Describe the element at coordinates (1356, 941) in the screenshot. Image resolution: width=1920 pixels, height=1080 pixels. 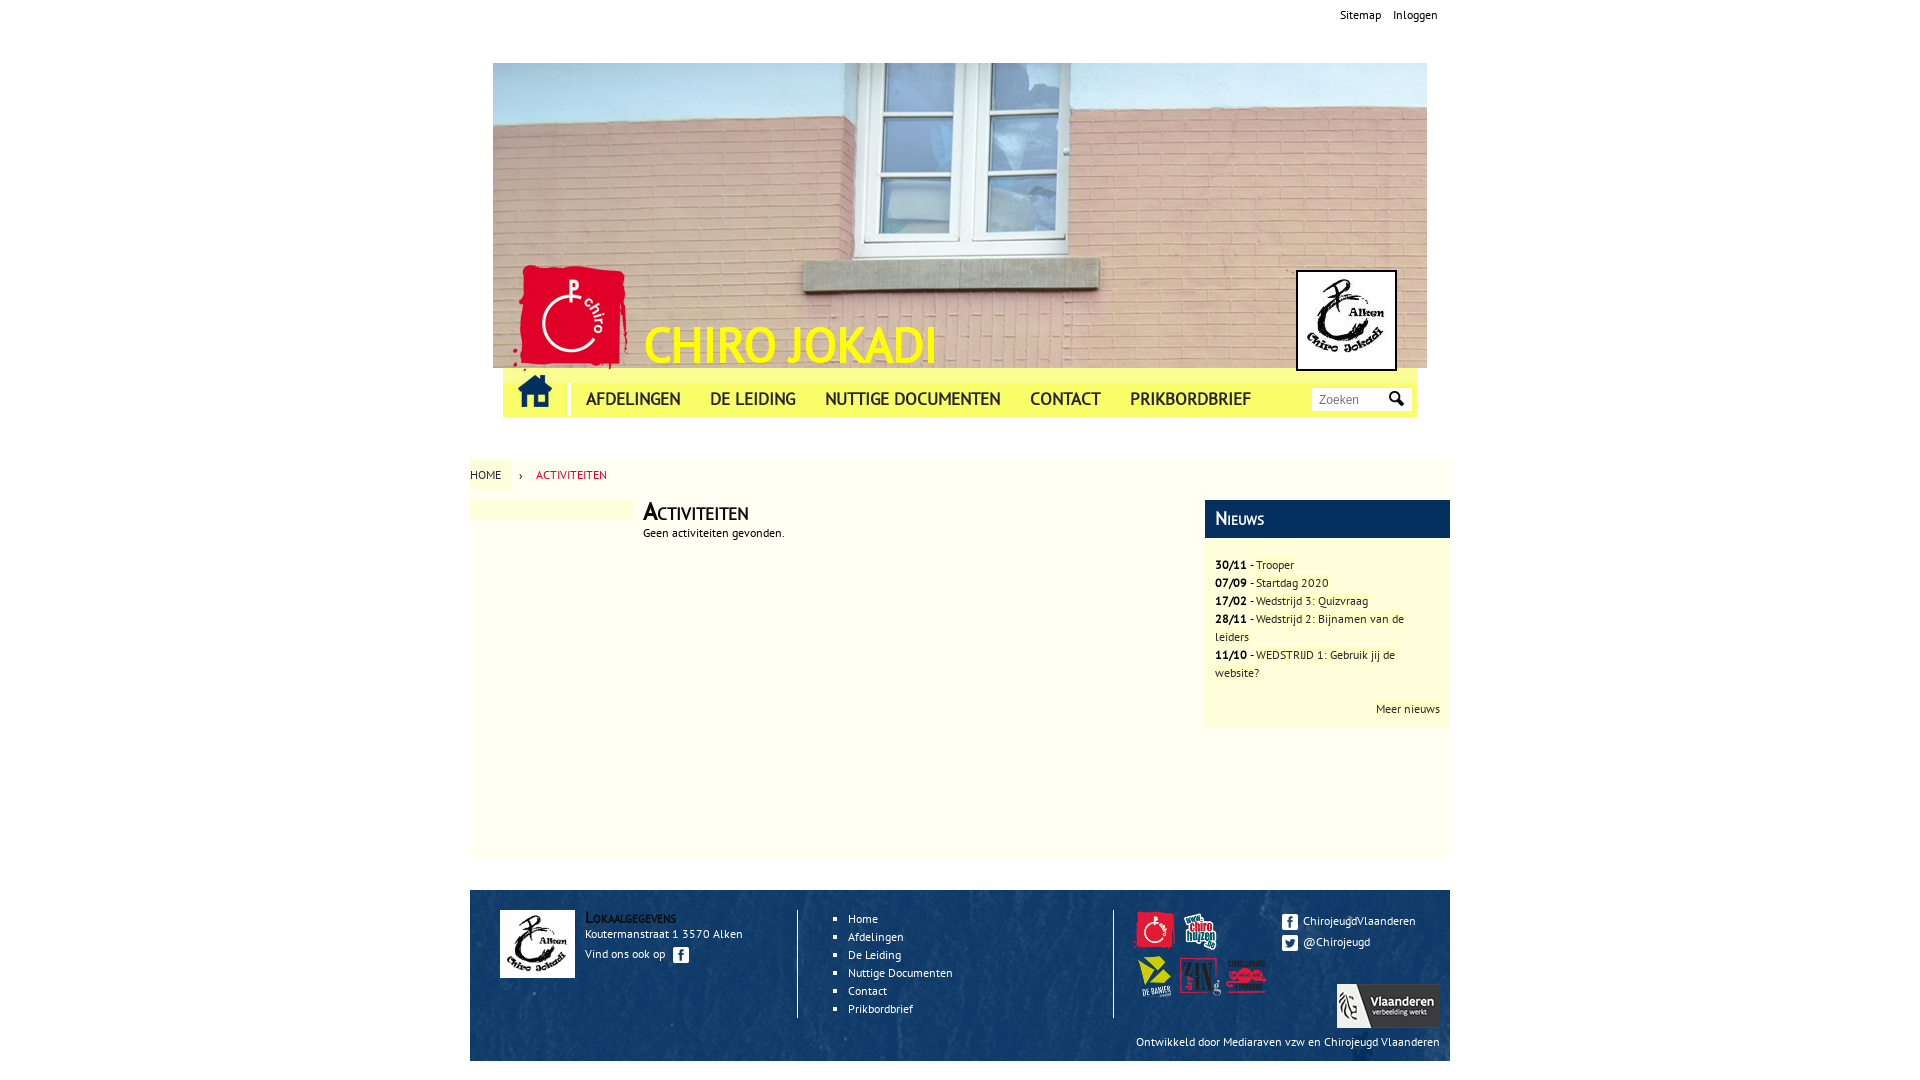
I see `'@Chirojeugd'` at that location.